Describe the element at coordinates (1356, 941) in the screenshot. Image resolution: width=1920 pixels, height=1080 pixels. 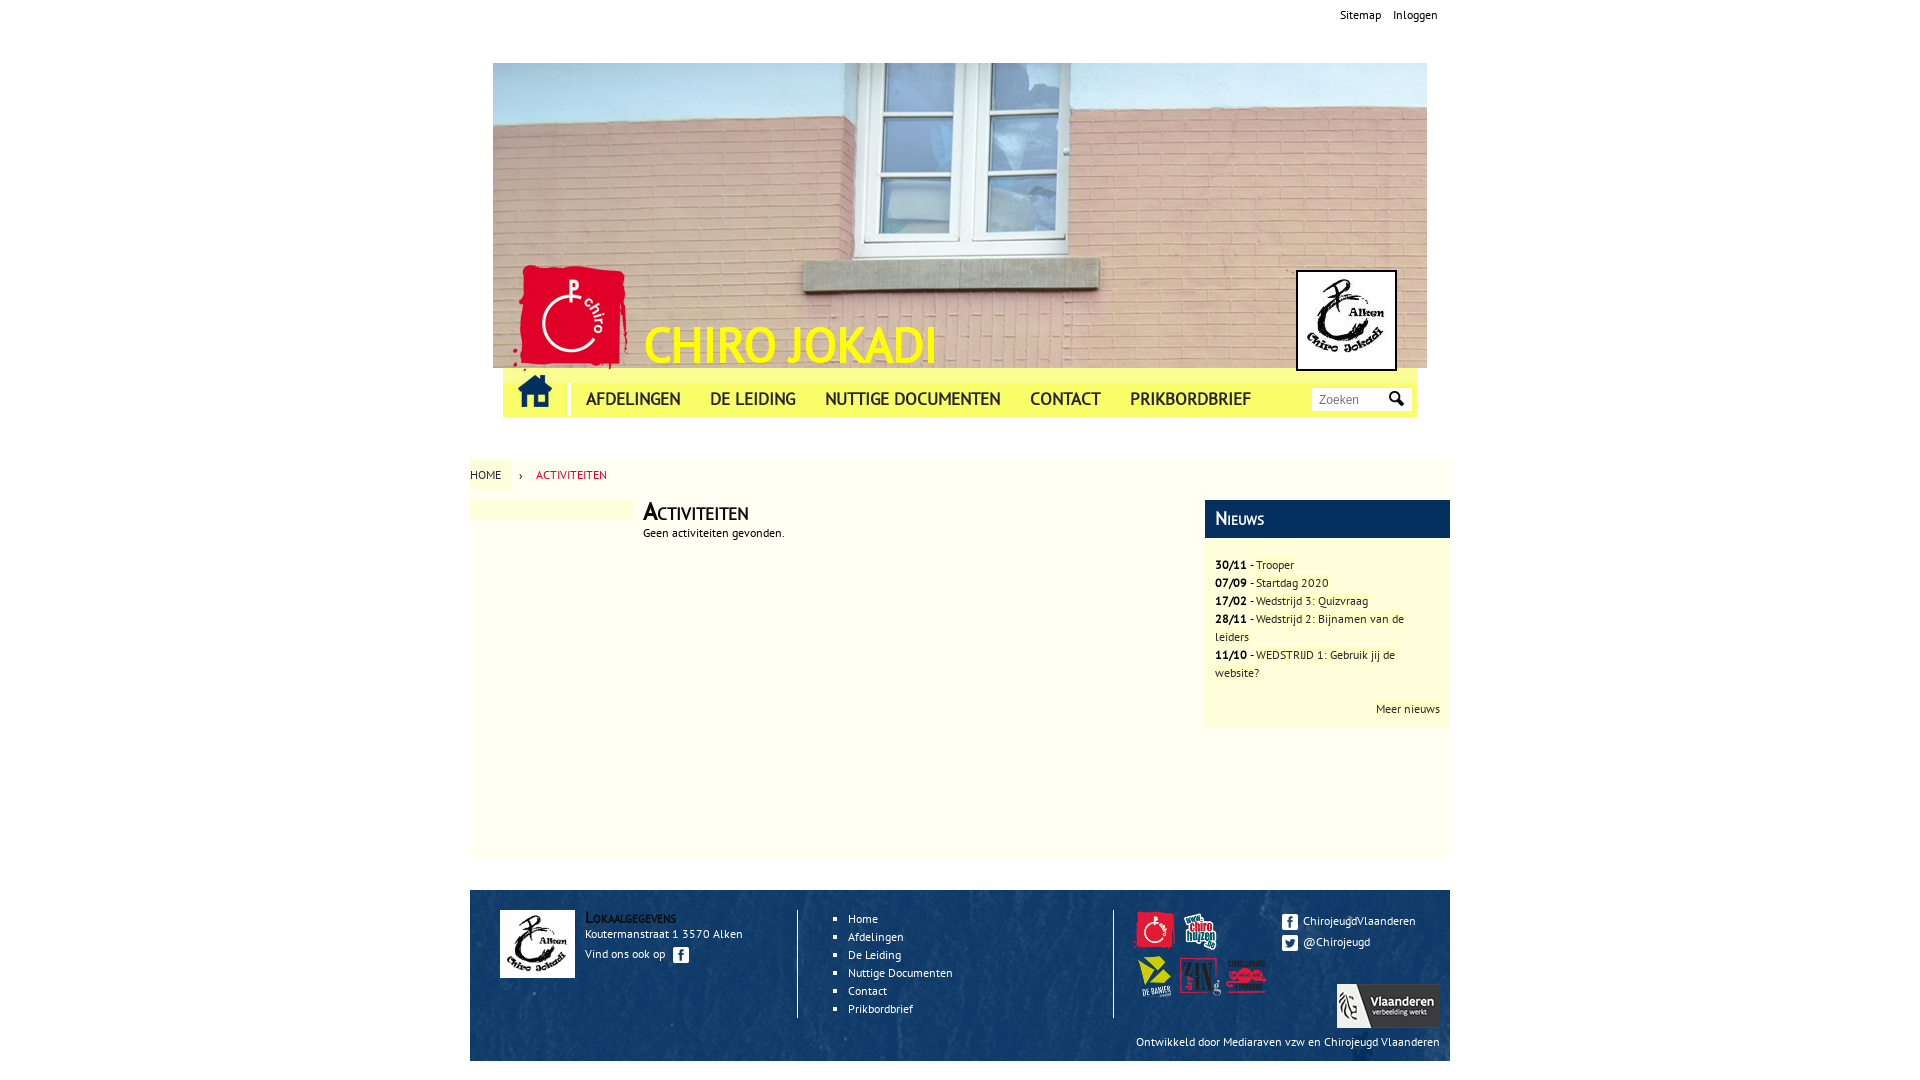
I see `'@Chirojeugd'` at that location.